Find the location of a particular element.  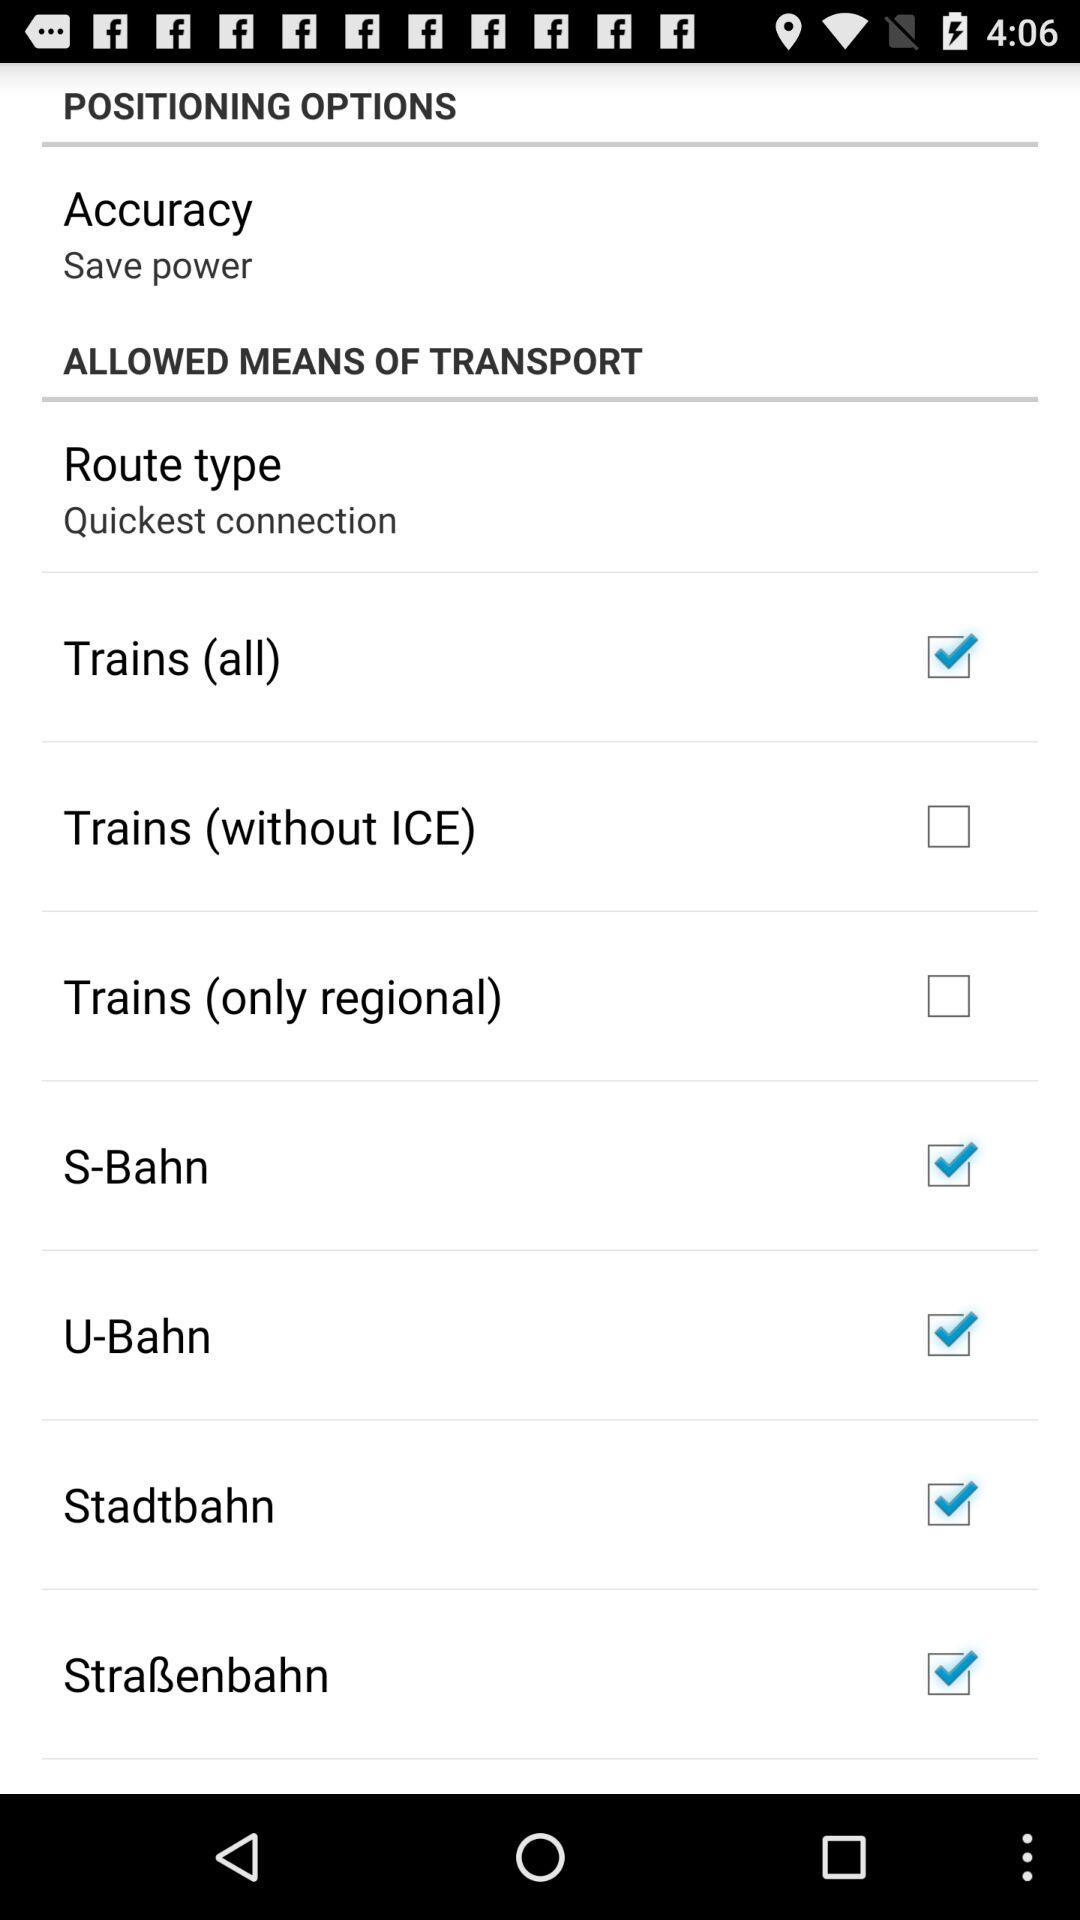

the app above stadtbahn app is located at coordinates (136, 1334).